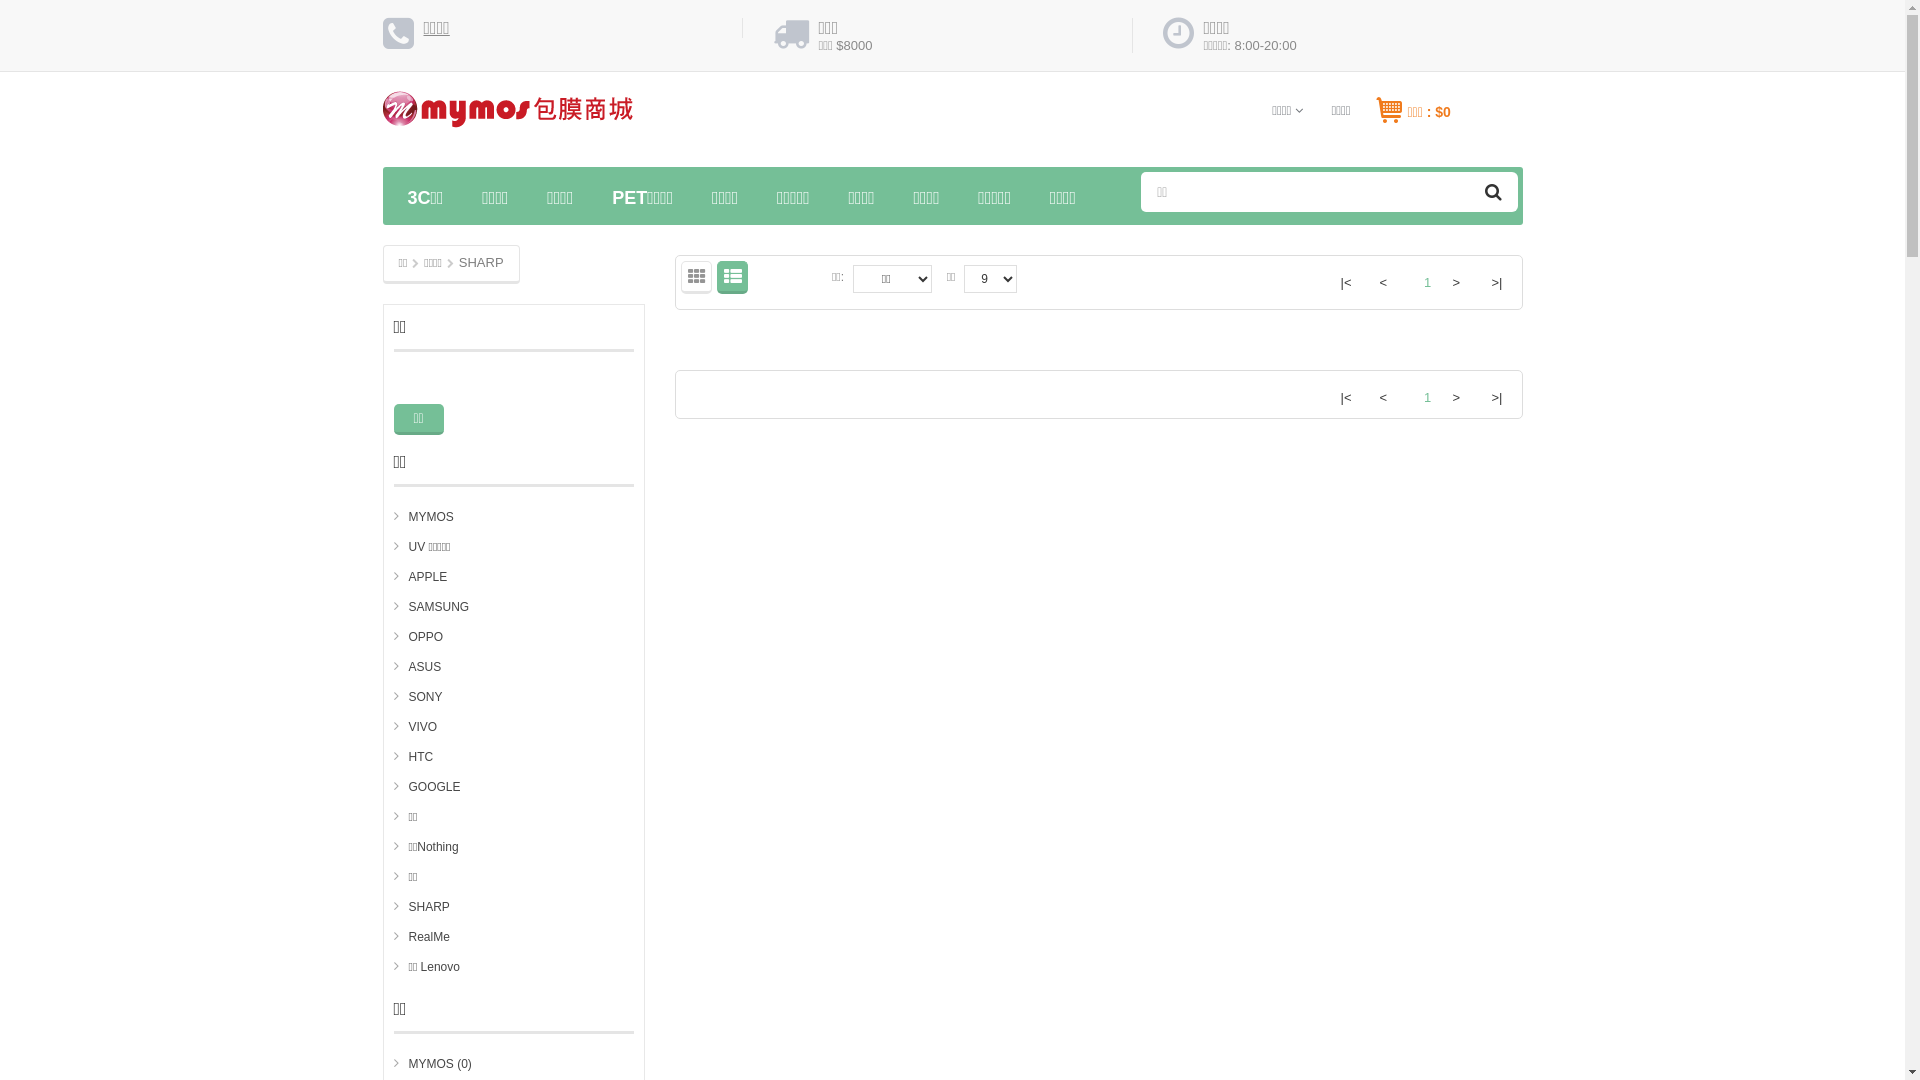 The height and width of the screenshot is (1080, 1920). Describe the element at coordinates (393, 636) in the screenshot. I see `'OPPO'` at that location.